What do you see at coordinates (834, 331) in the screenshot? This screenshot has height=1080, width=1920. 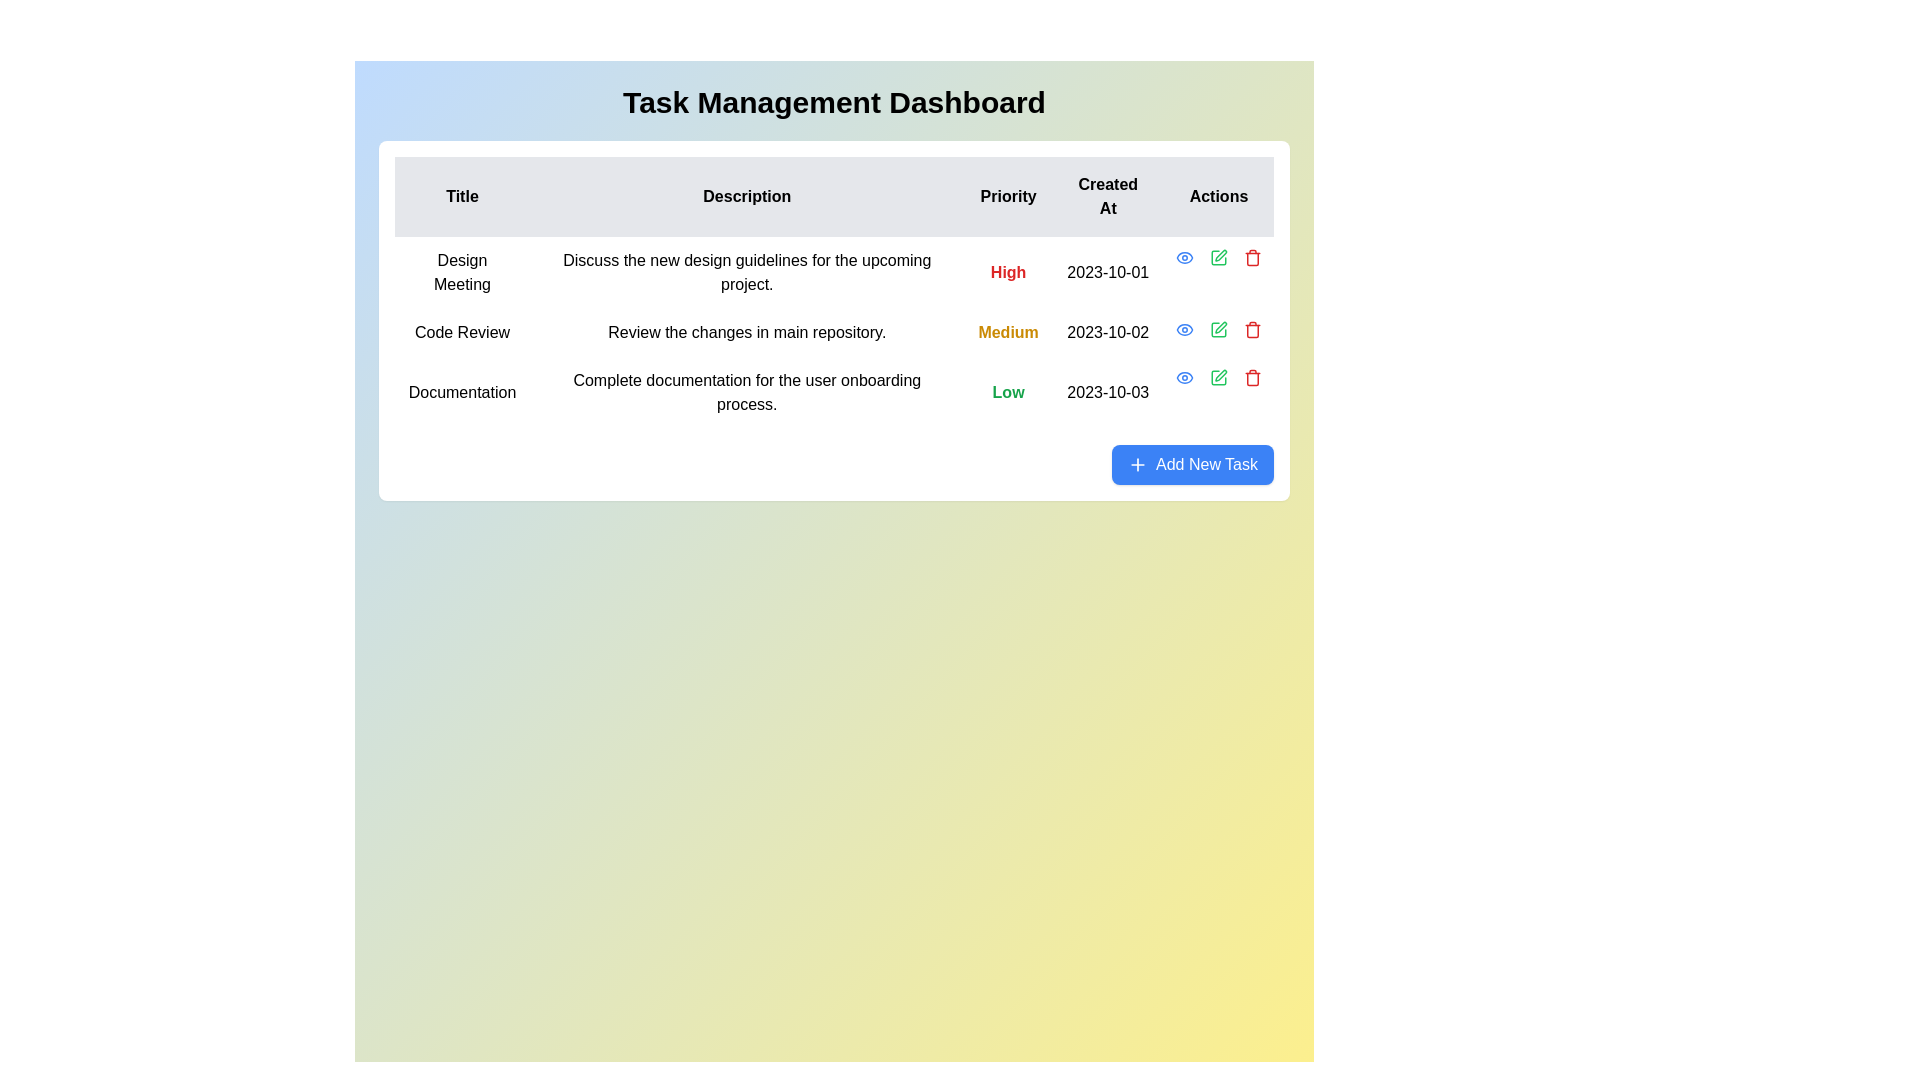 I see `the second data row in the task management dashboard that contains details about the task titled 'Code Review', which includes a bold yellow priority field` at bounding box center [834, 331].